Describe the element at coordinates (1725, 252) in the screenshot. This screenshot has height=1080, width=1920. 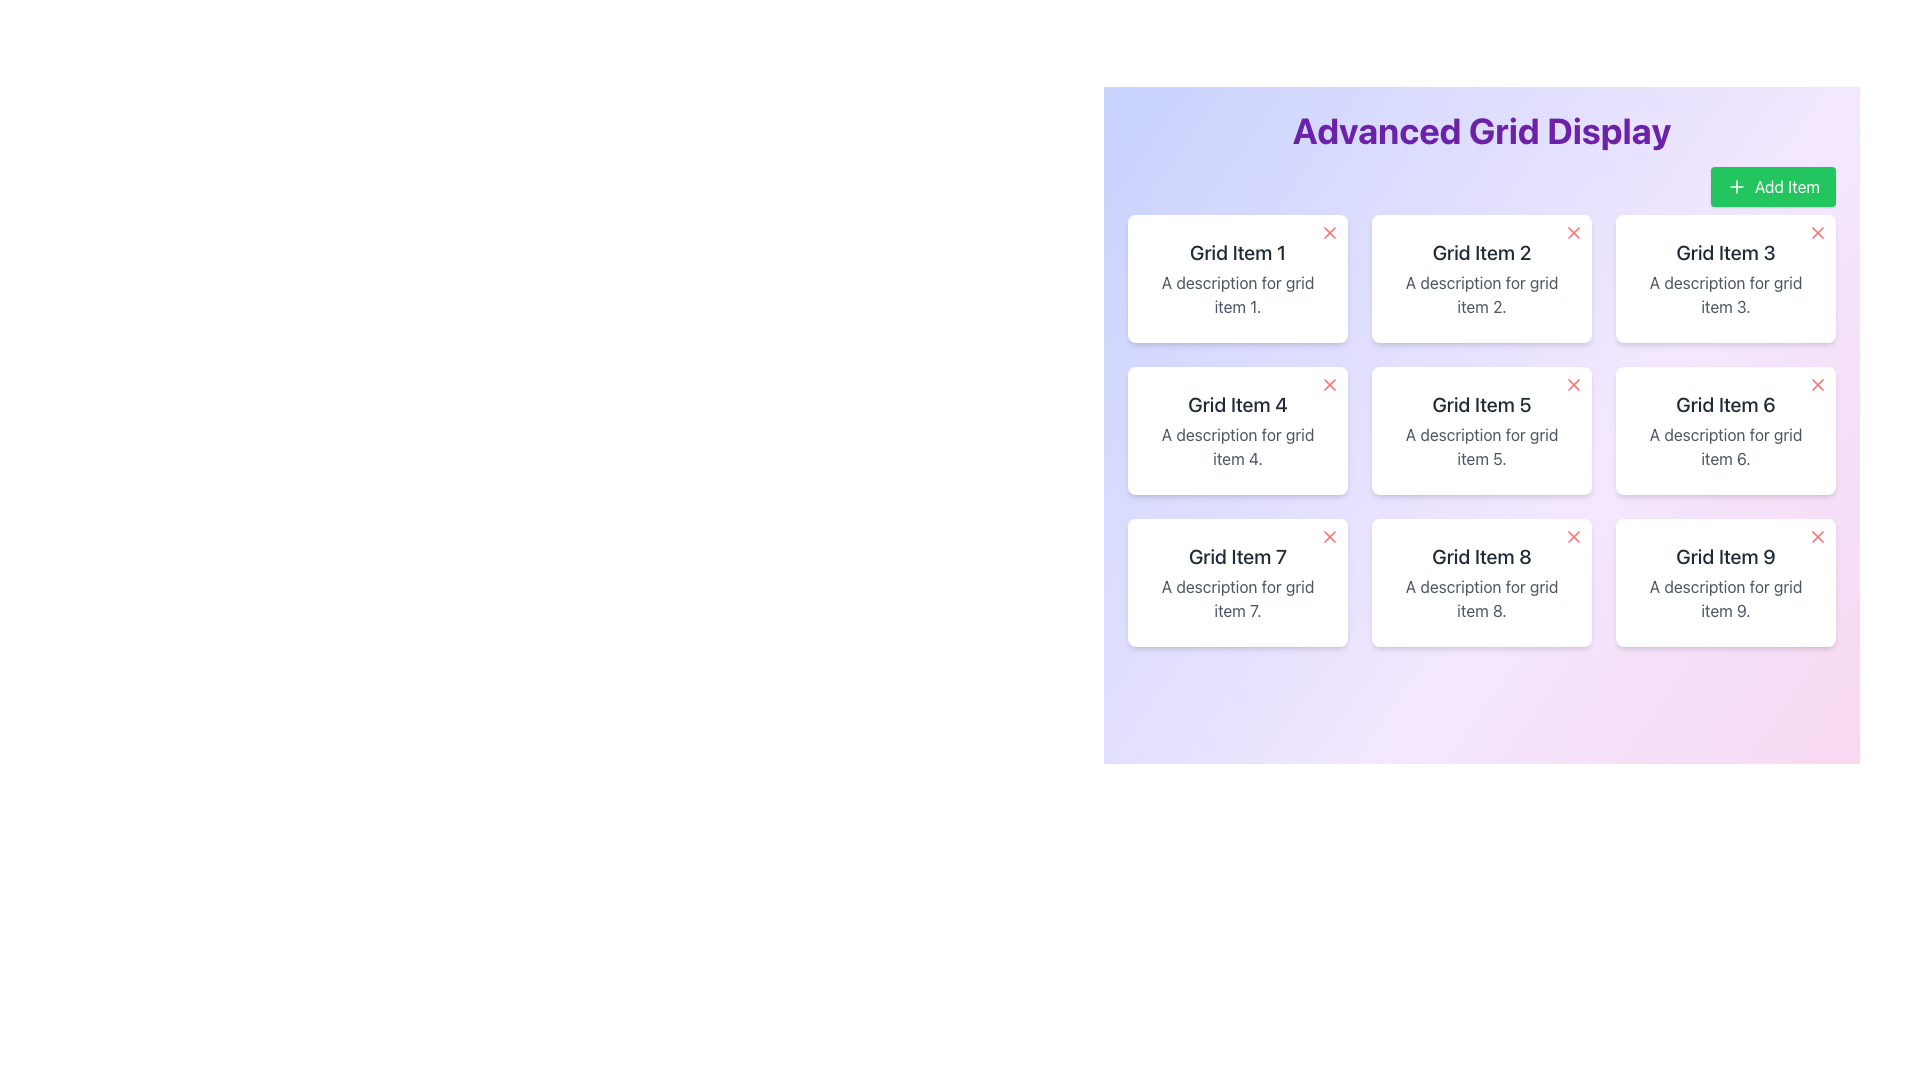
I see `the text element displaying 'Grid Item 3', located in the third grid item of the top row in the grid layout` at that location.